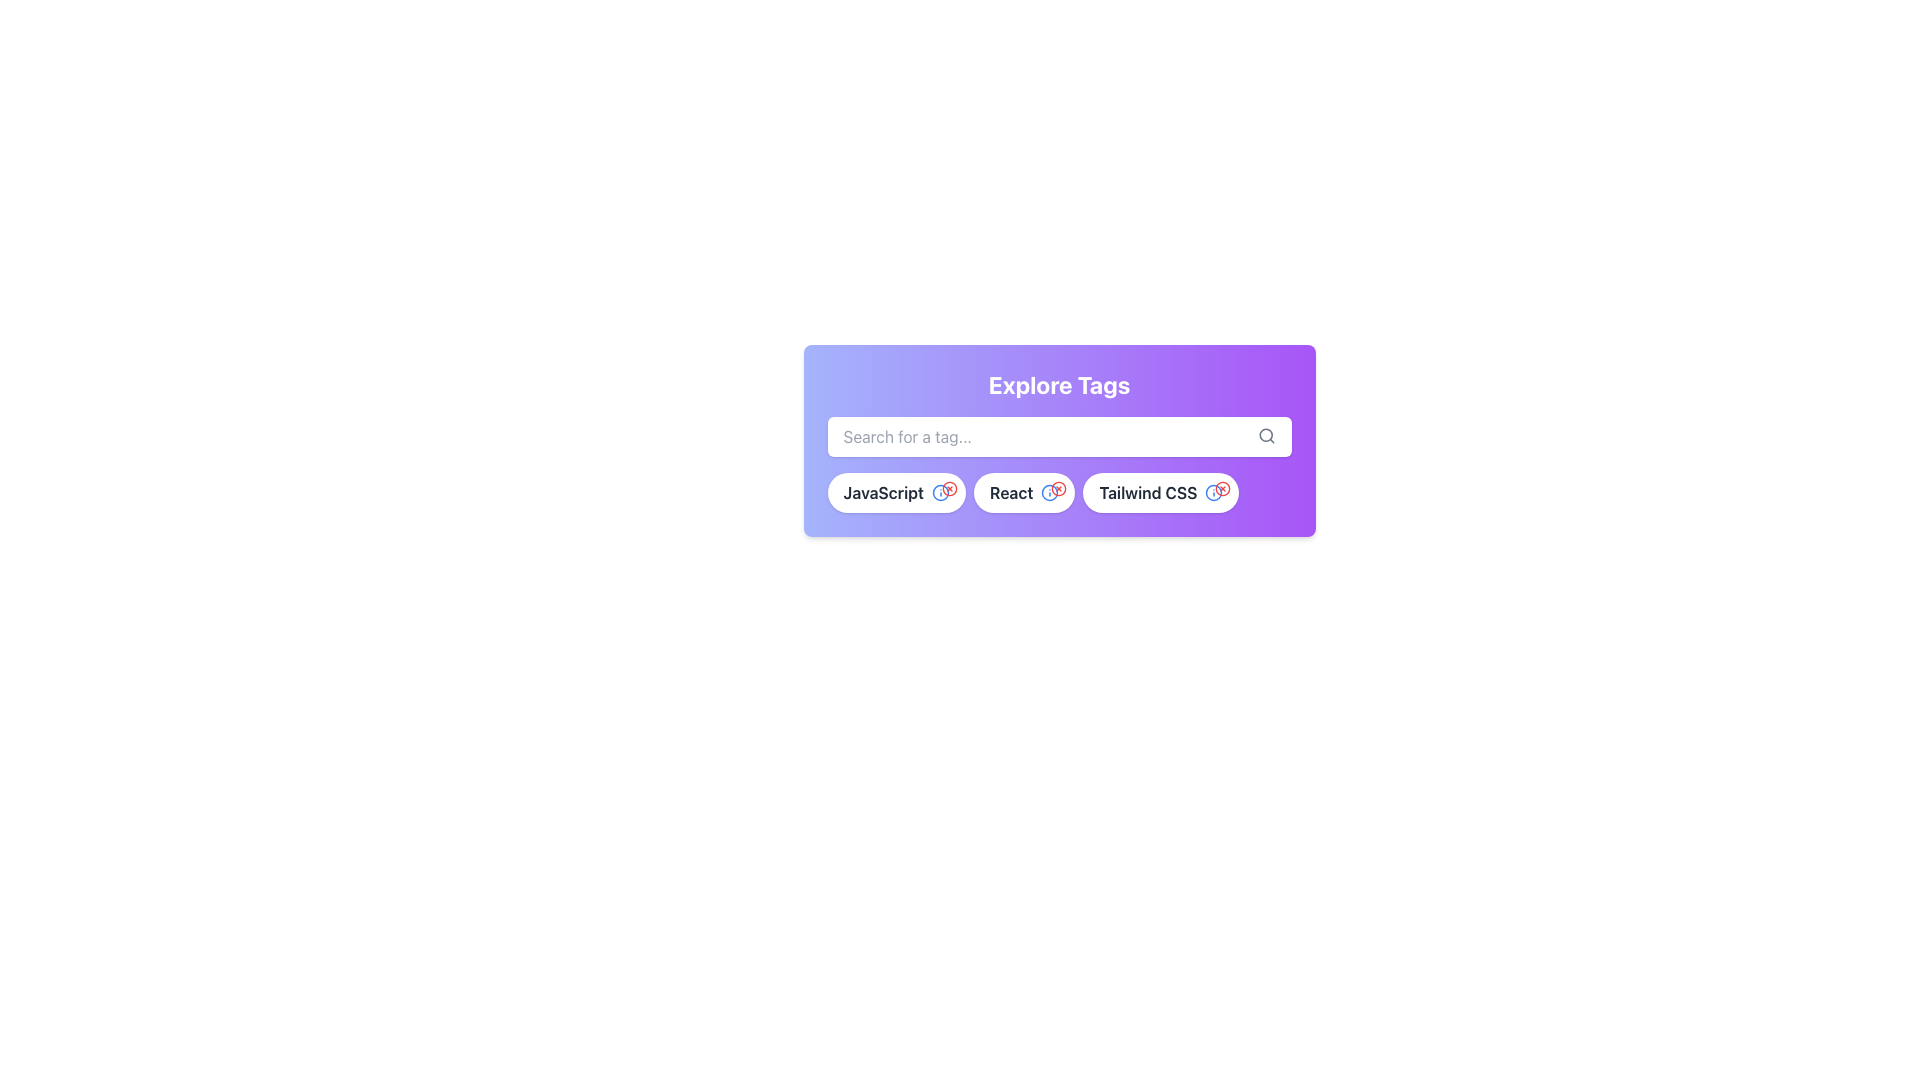 The height and width of the screenshot is (1080, 1920). Describe the element at coordinates (939, 493) in the screenshot. I see `the outermost circular vector graphic shape that serves as a decorative or structural part of an informational icon, enhancing visual clarity` at that location.